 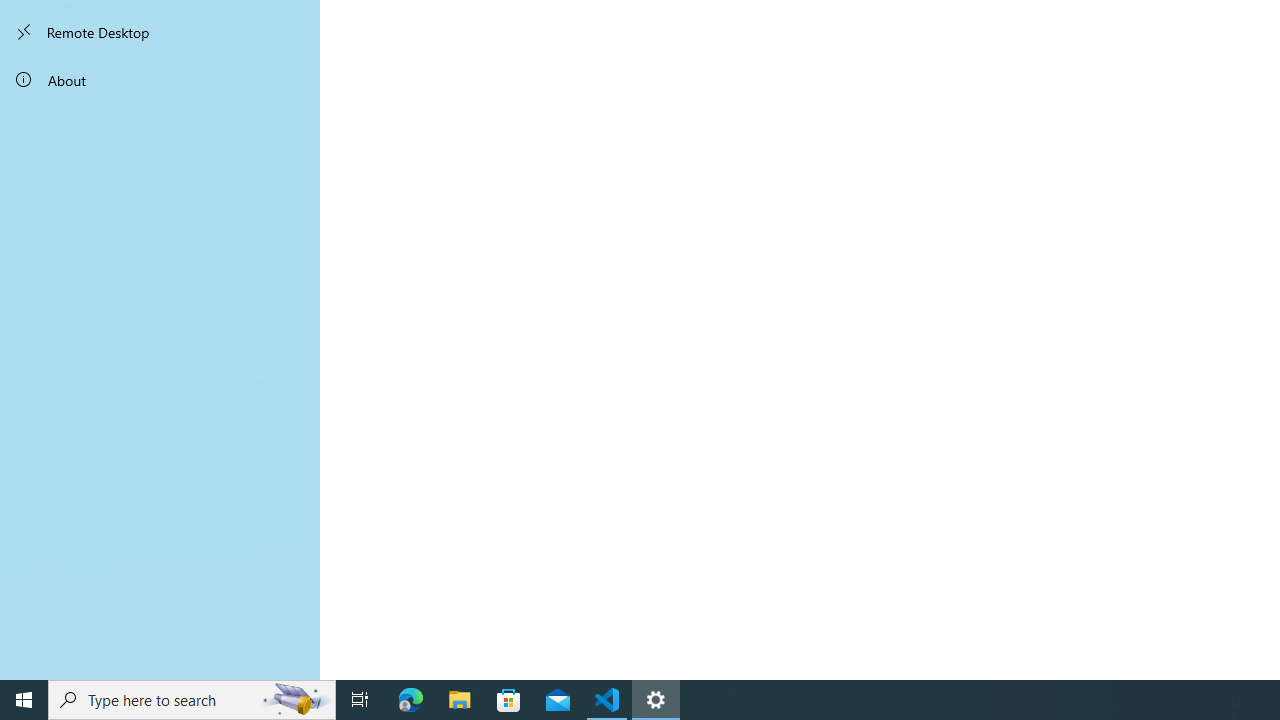 What do you see at coordinates (294, 698) in the screenshot?
I see `'Search highlights icon opens search home window'` at bounding box center [294, 698].